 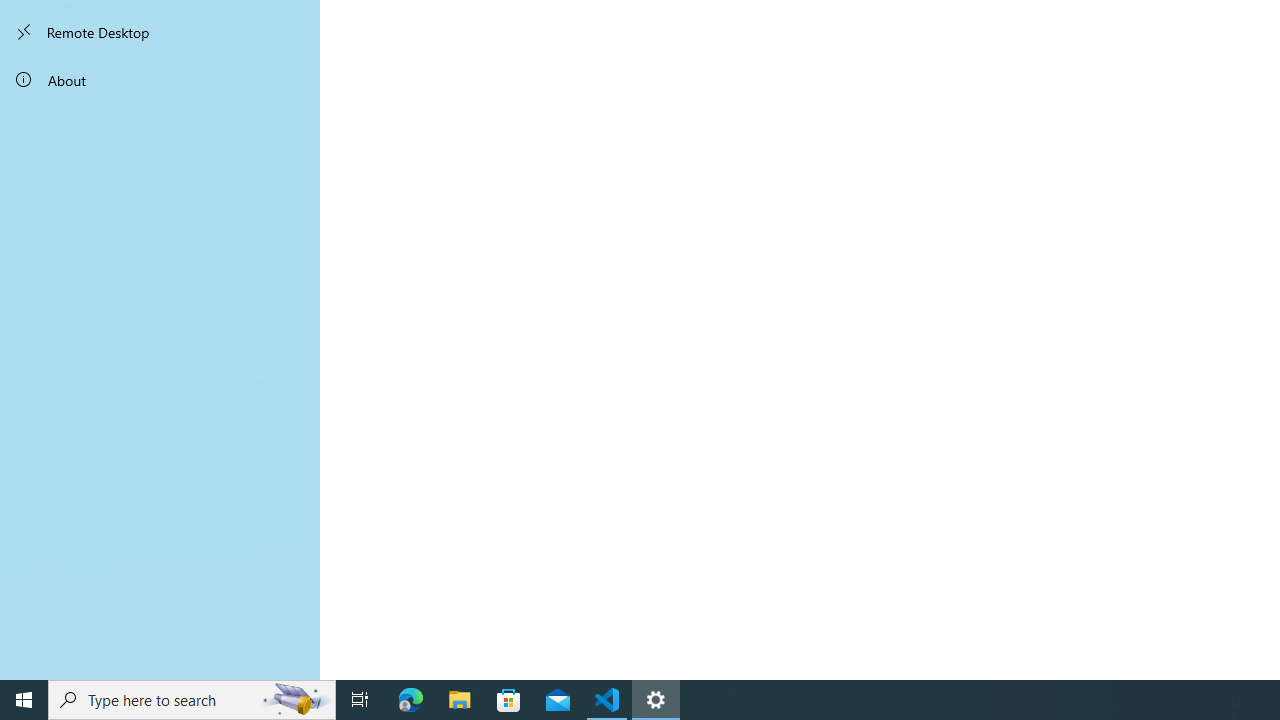 What do you see at coordinates (294, 698) in the screenshot?
I see `'Search highlights icon opens search home window'` at bounding box center [294, 698].